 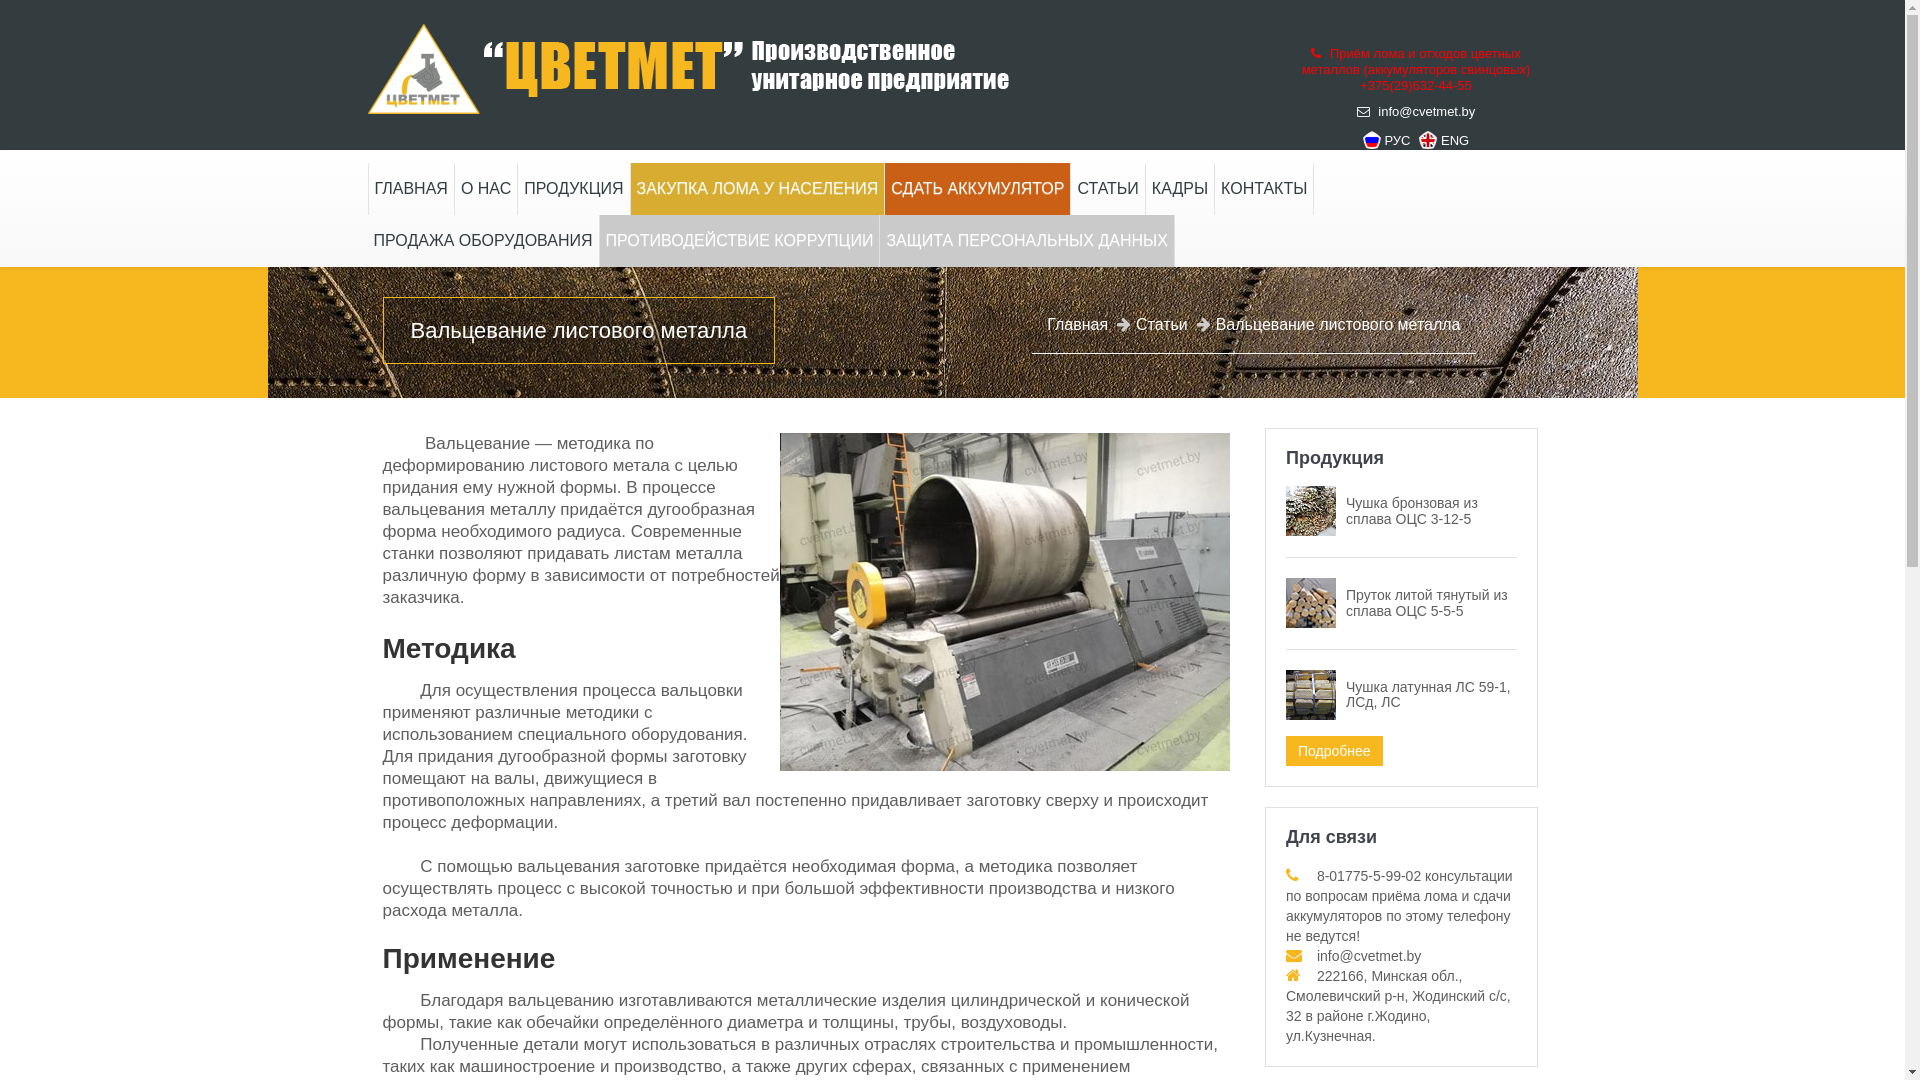 What do you see at coordinates (1414, 111) in the screenshot?
I see `'info@cvetmet.by'` at bounding box center [1414, 111].